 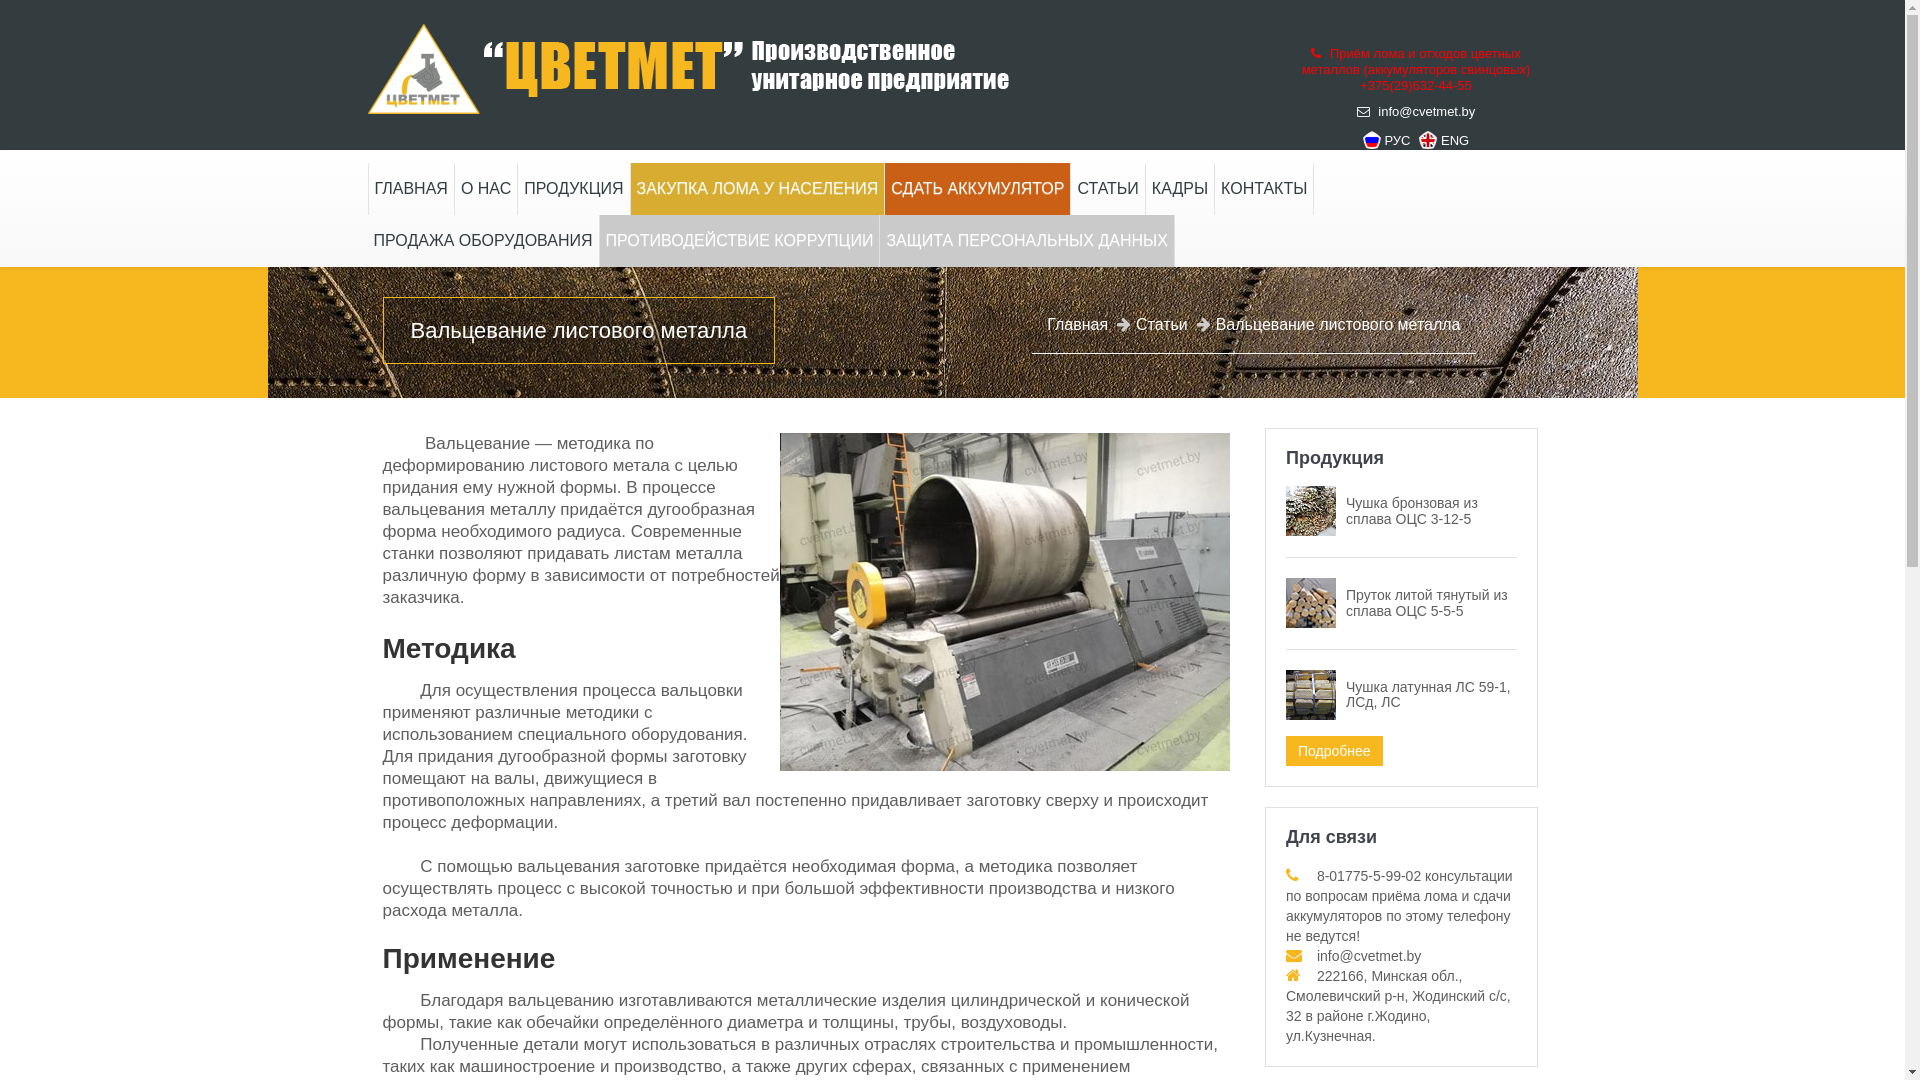 What do you see at coordinates (1414, 111) in the screenshot?
I see `'info@cvetmet.by'` at bounding box center [1414, 111].